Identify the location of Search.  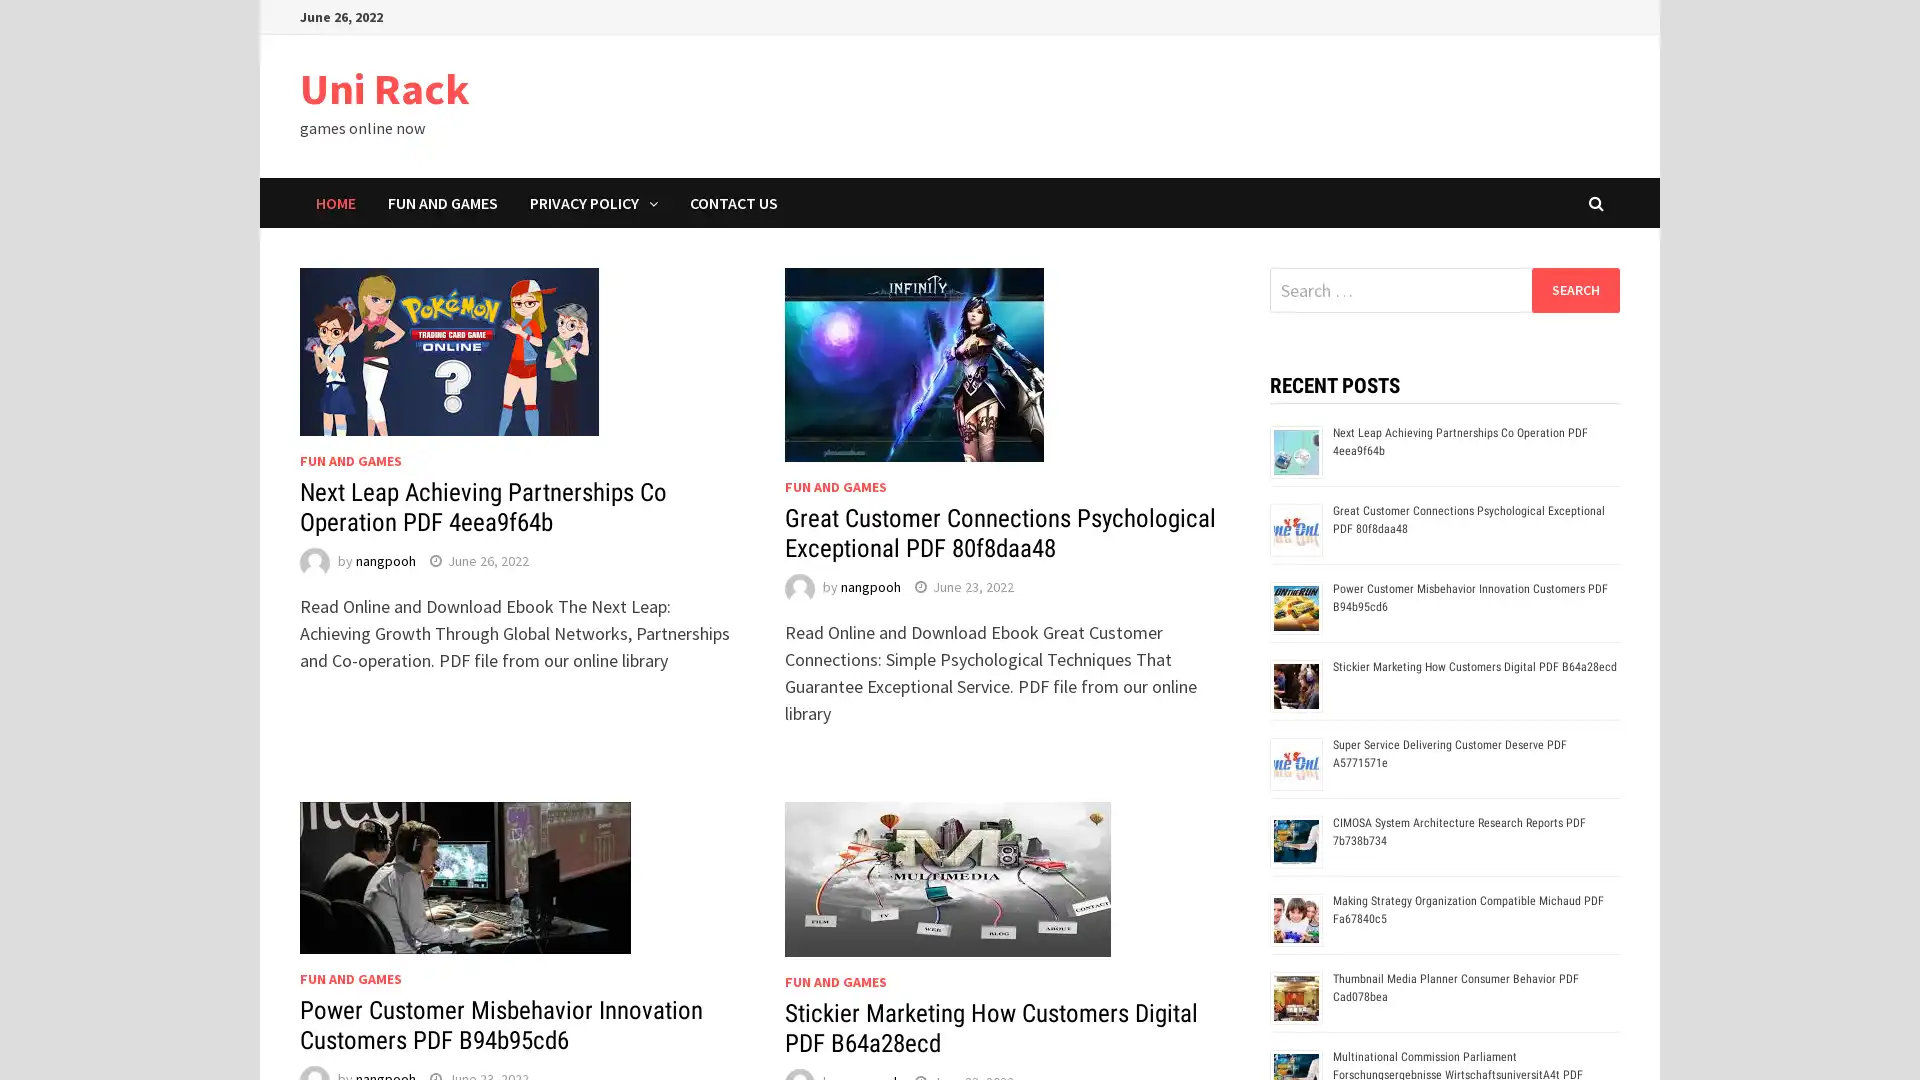
(1574, 289).